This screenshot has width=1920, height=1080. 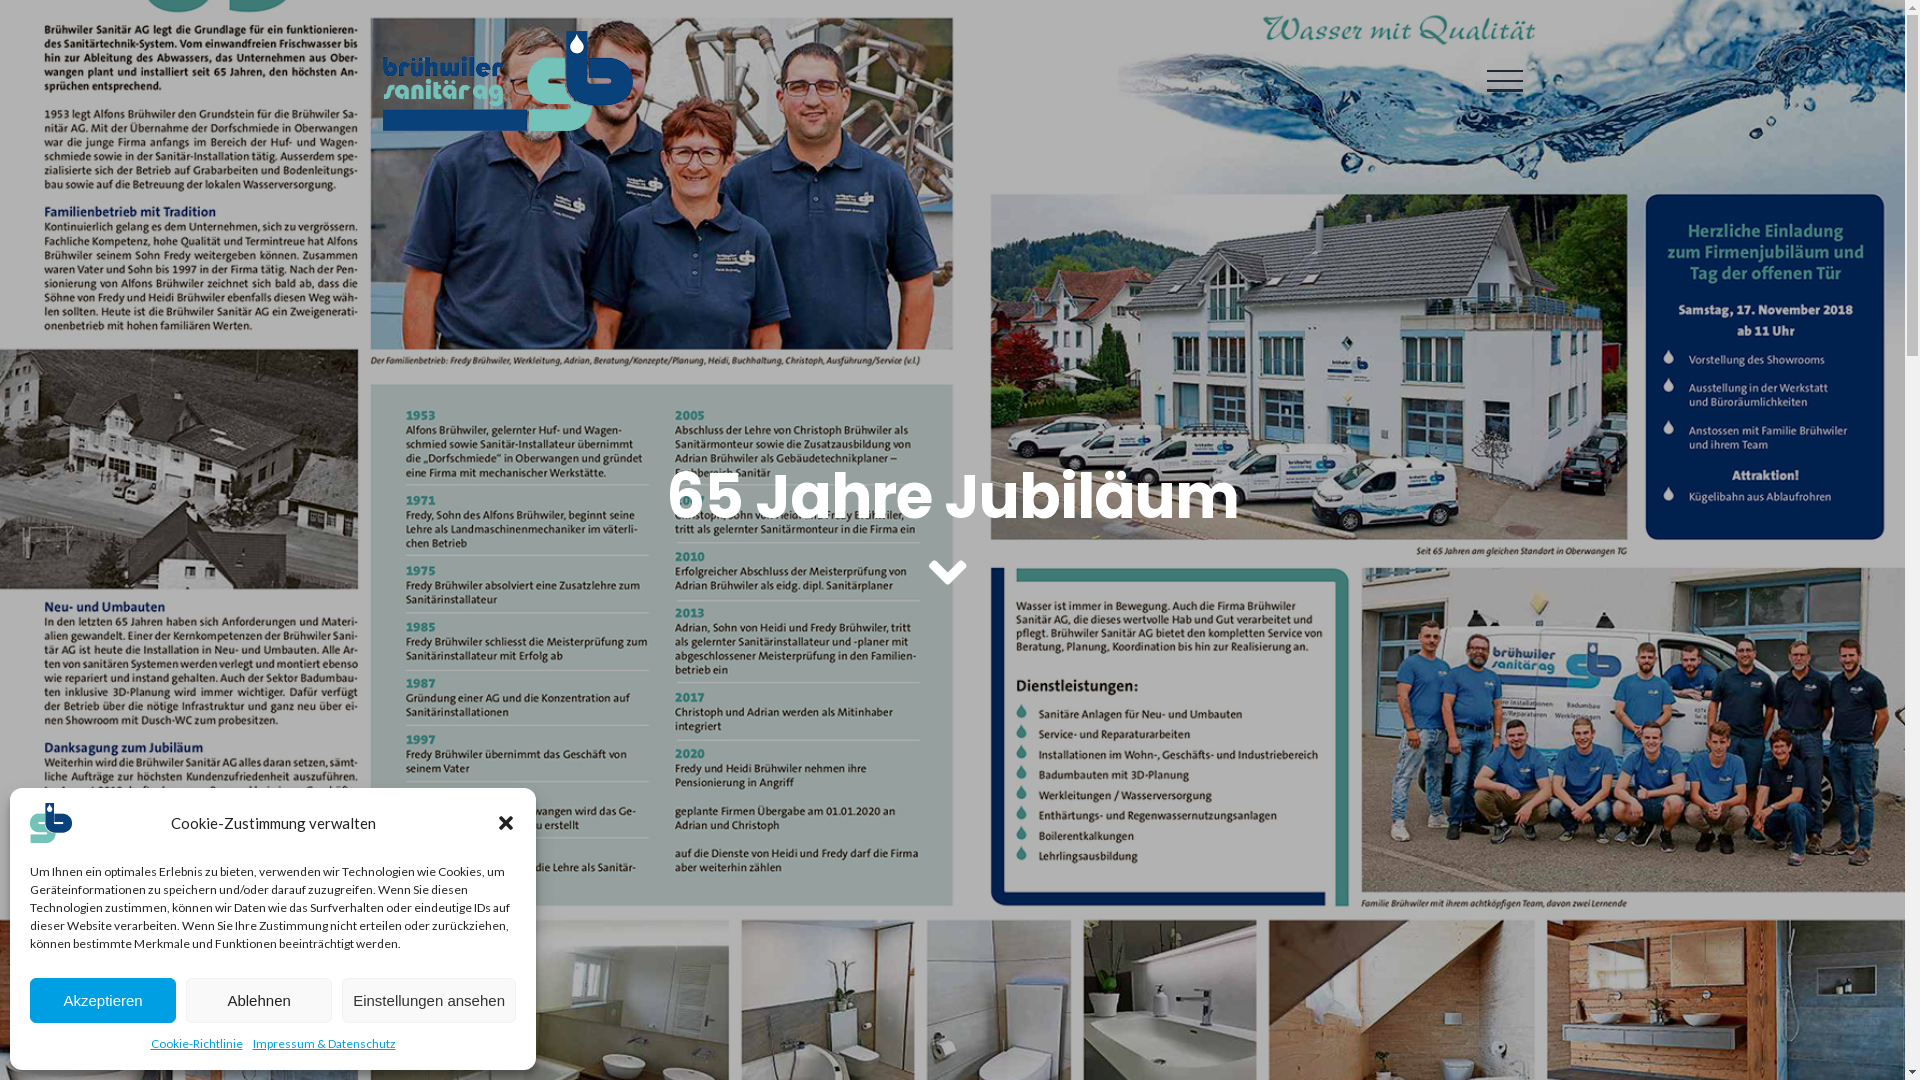 What do you see at coordinates (196, 1043) in the screenshot?
I see `'Cookie-Richtlinie'` at bounding box center [196, 1043].